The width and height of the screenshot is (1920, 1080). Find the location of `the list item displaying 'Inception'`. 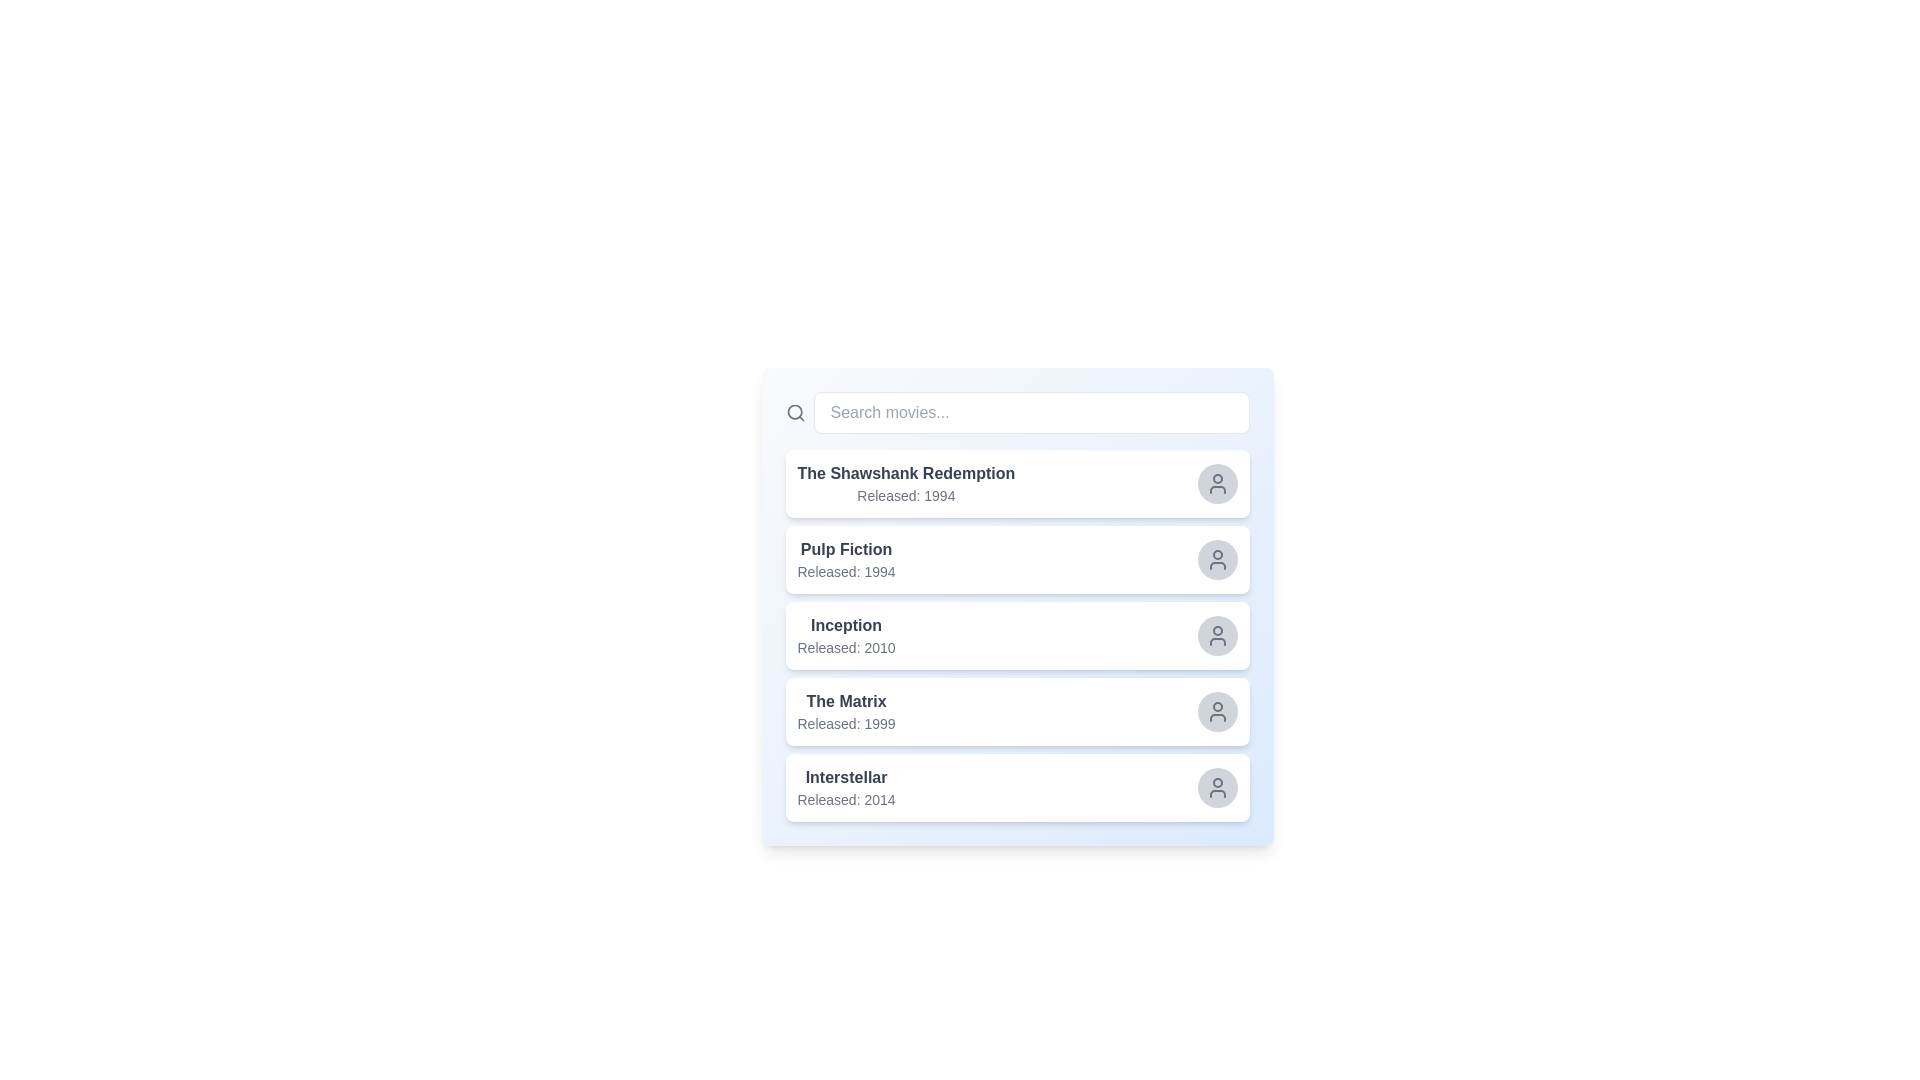

the list item displaying 'Inception' is located at coordinates (1017, 636).